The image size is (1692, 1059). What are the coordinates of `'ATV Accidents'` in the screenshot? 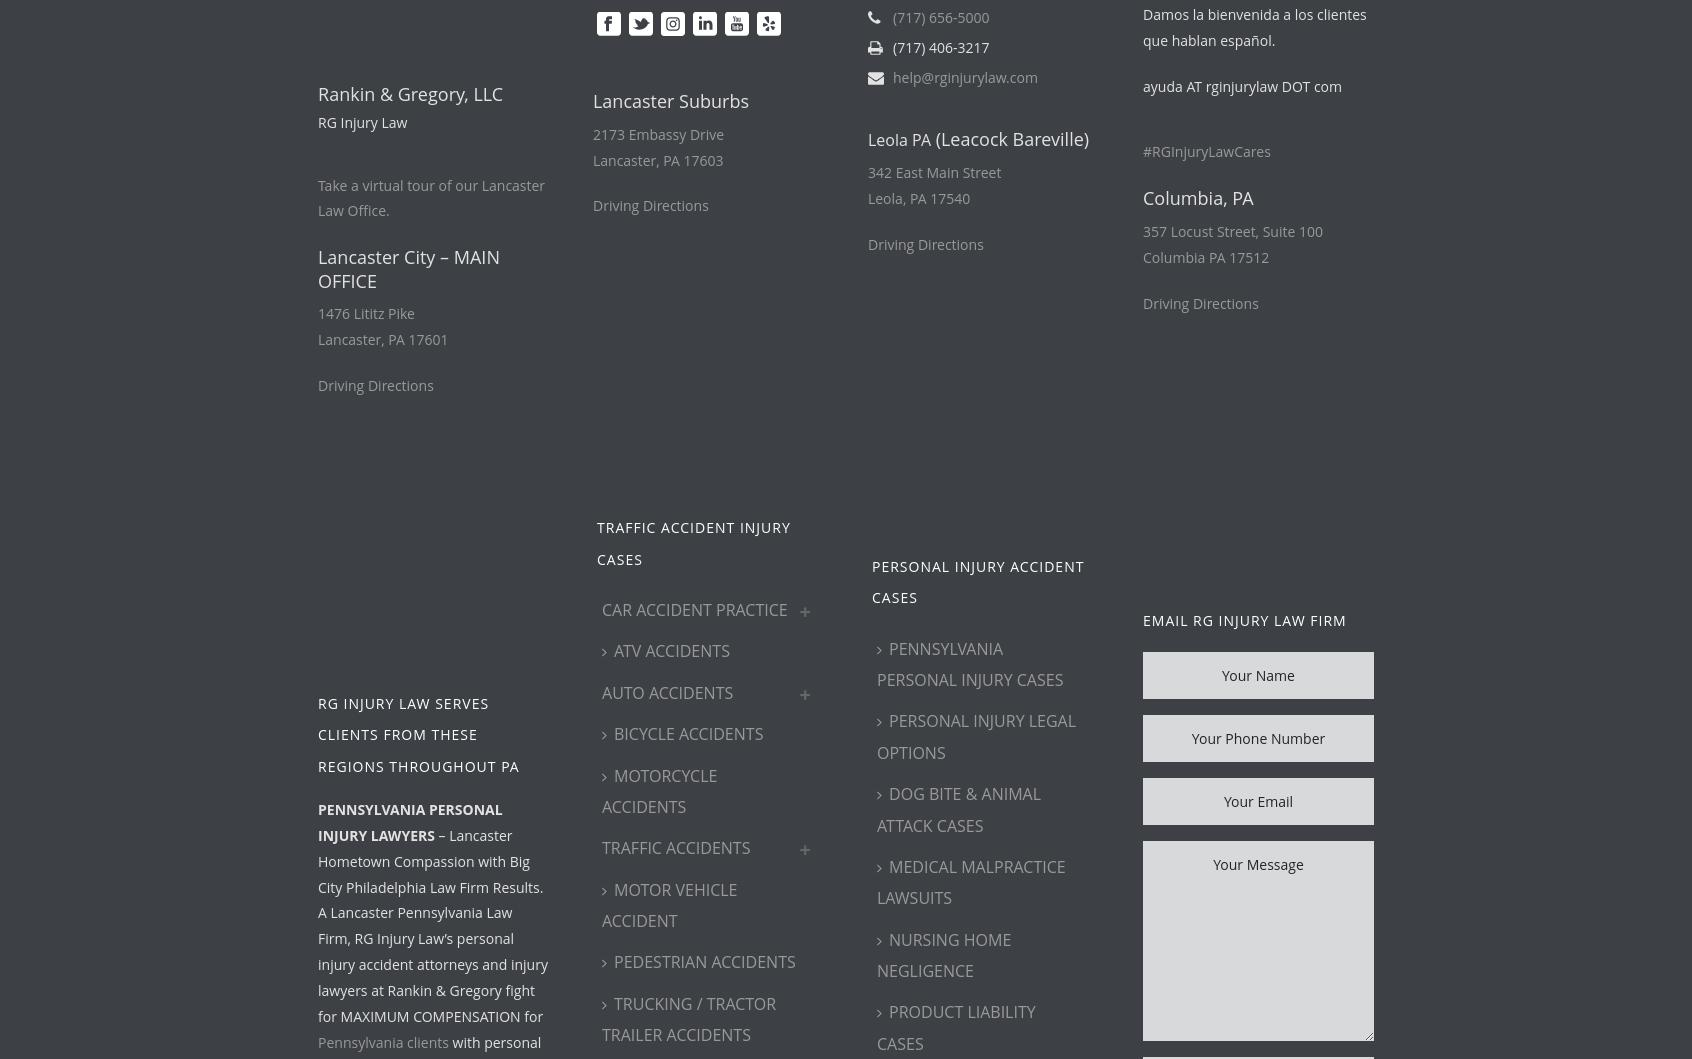 It's located at (671, 650).